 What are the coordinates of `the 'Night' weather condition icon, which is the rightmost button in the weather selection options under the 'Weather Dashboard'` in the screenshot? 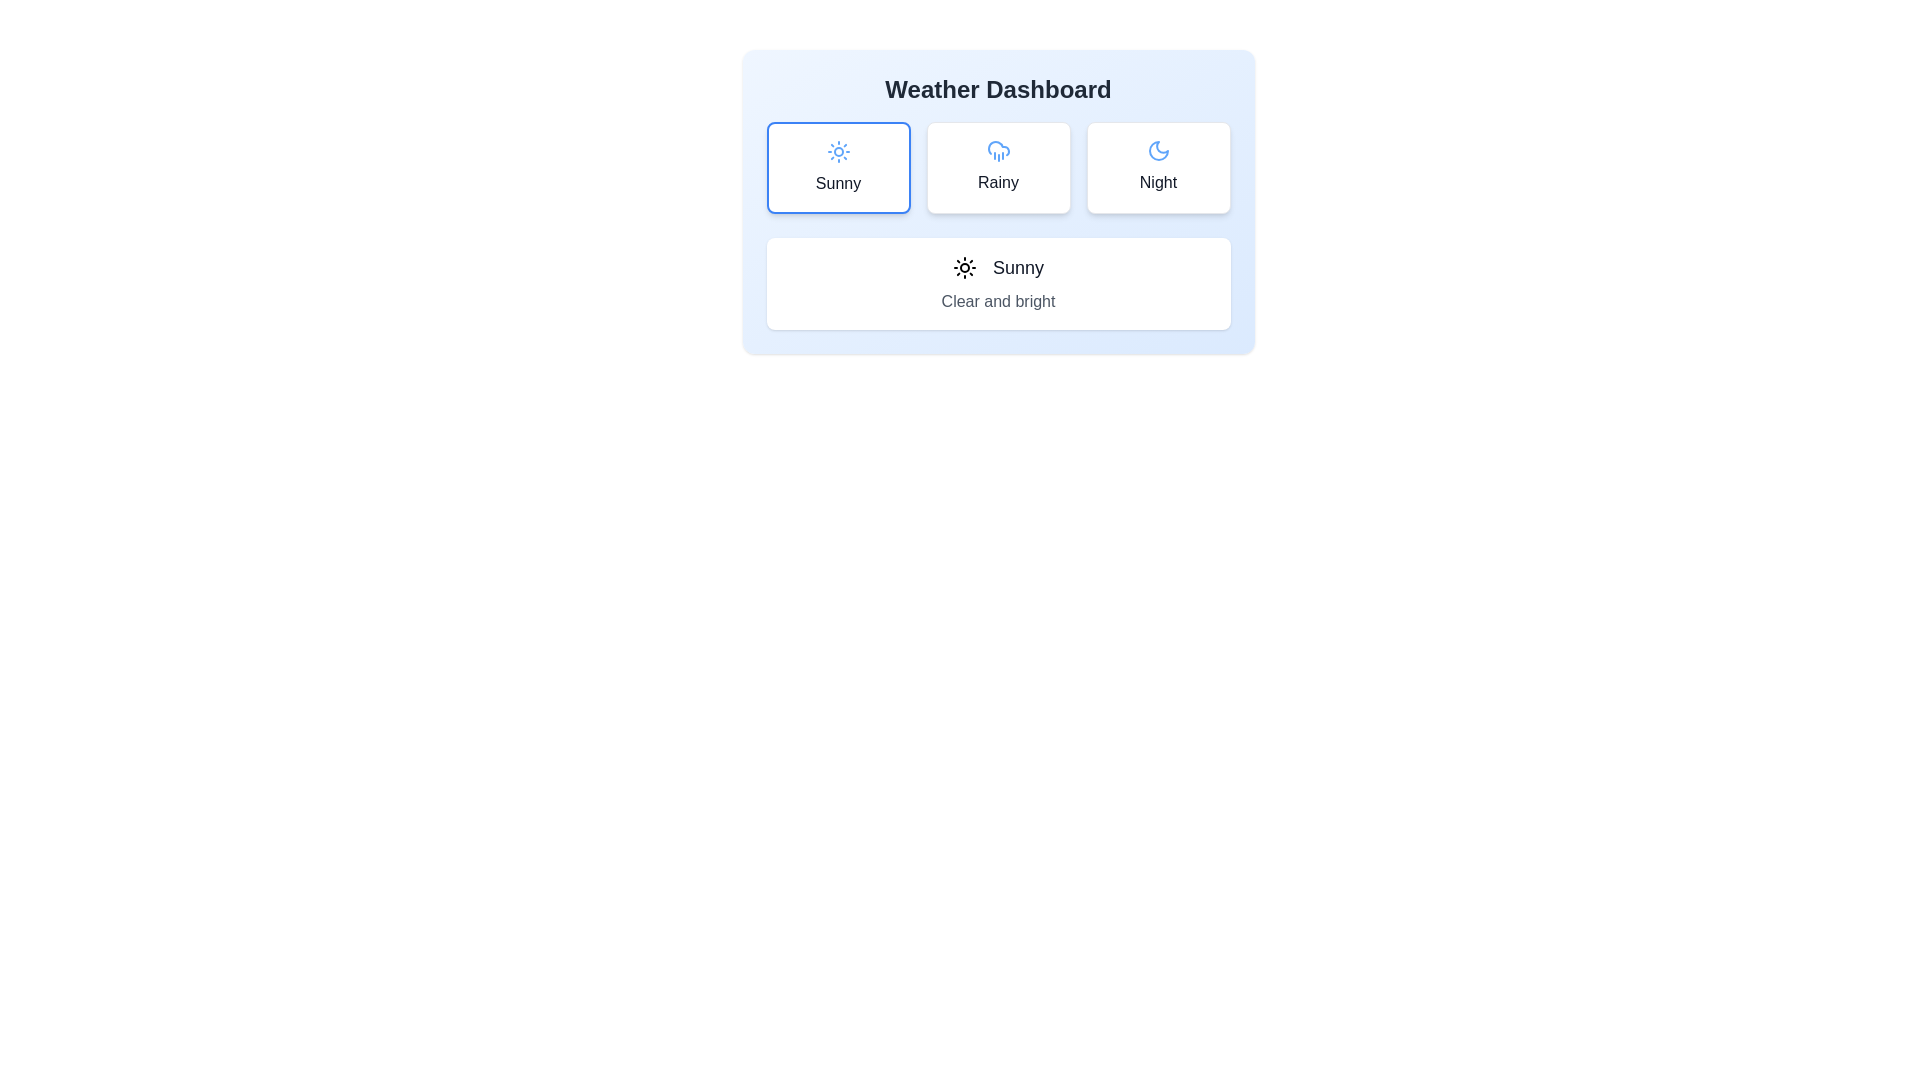 It's located at (1158, 149).